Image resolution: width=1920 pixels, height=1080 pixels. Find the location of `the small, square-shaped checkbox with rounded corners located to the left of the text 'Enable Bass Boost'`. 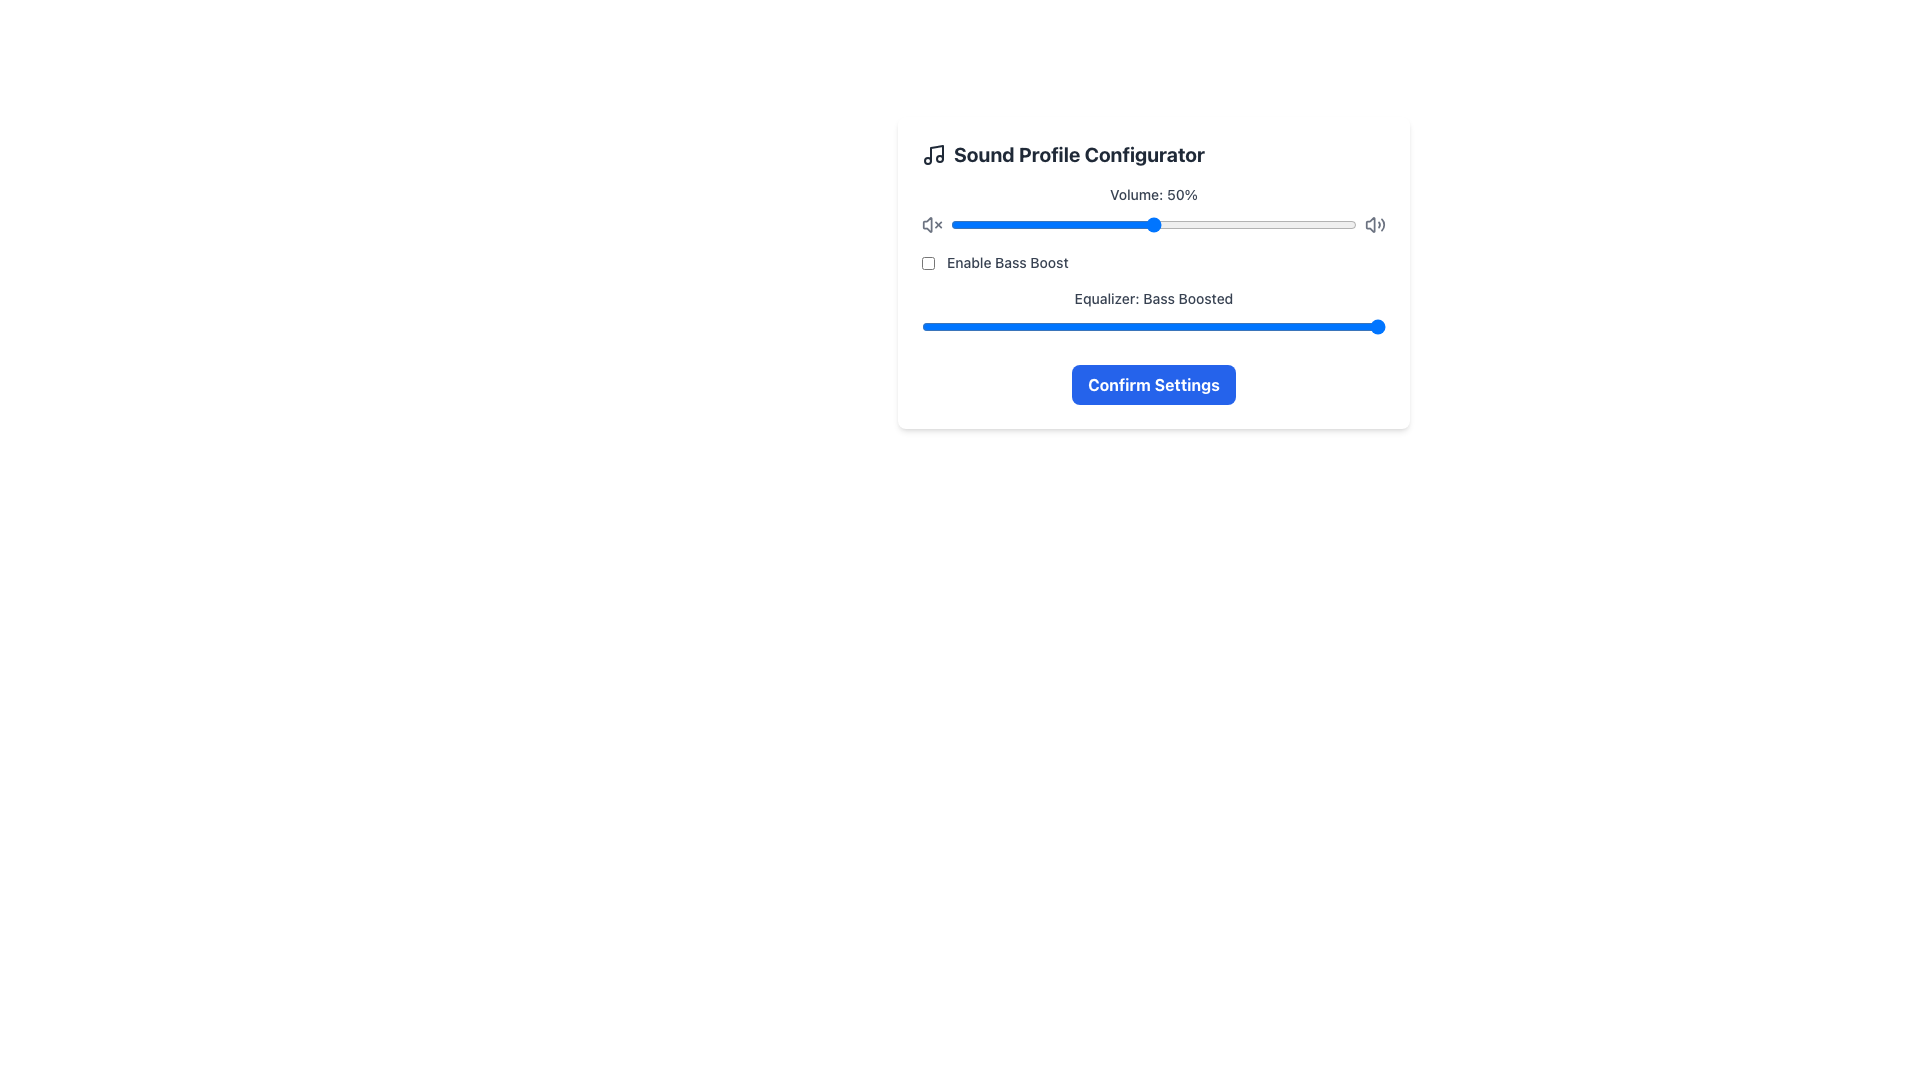

the small, square-shaped checkbox with rounded corners located to the left of the text 'Enable Bass Boost' is located at coordinates (927, 261).